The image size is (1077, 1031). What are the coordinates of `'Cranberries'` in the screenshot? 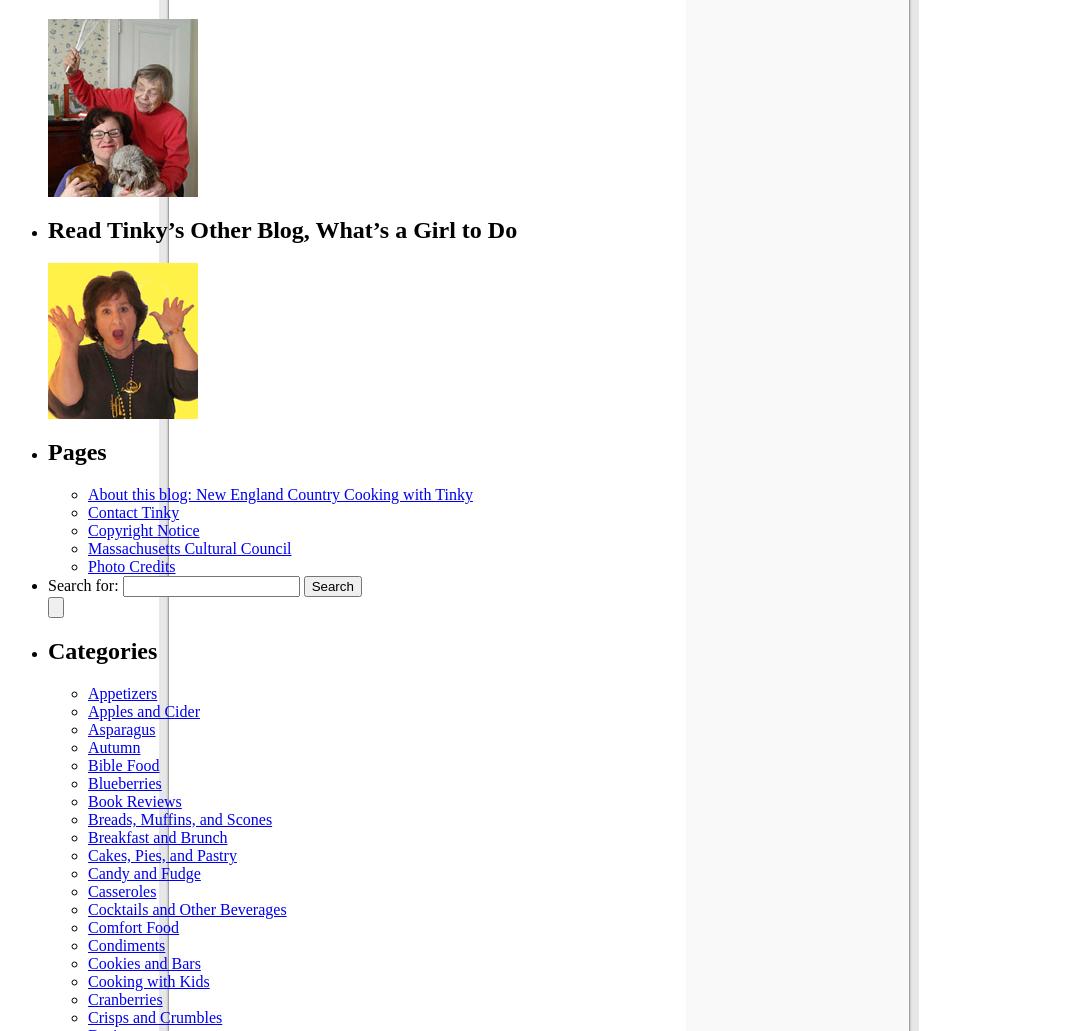 It's located at (86, 998).